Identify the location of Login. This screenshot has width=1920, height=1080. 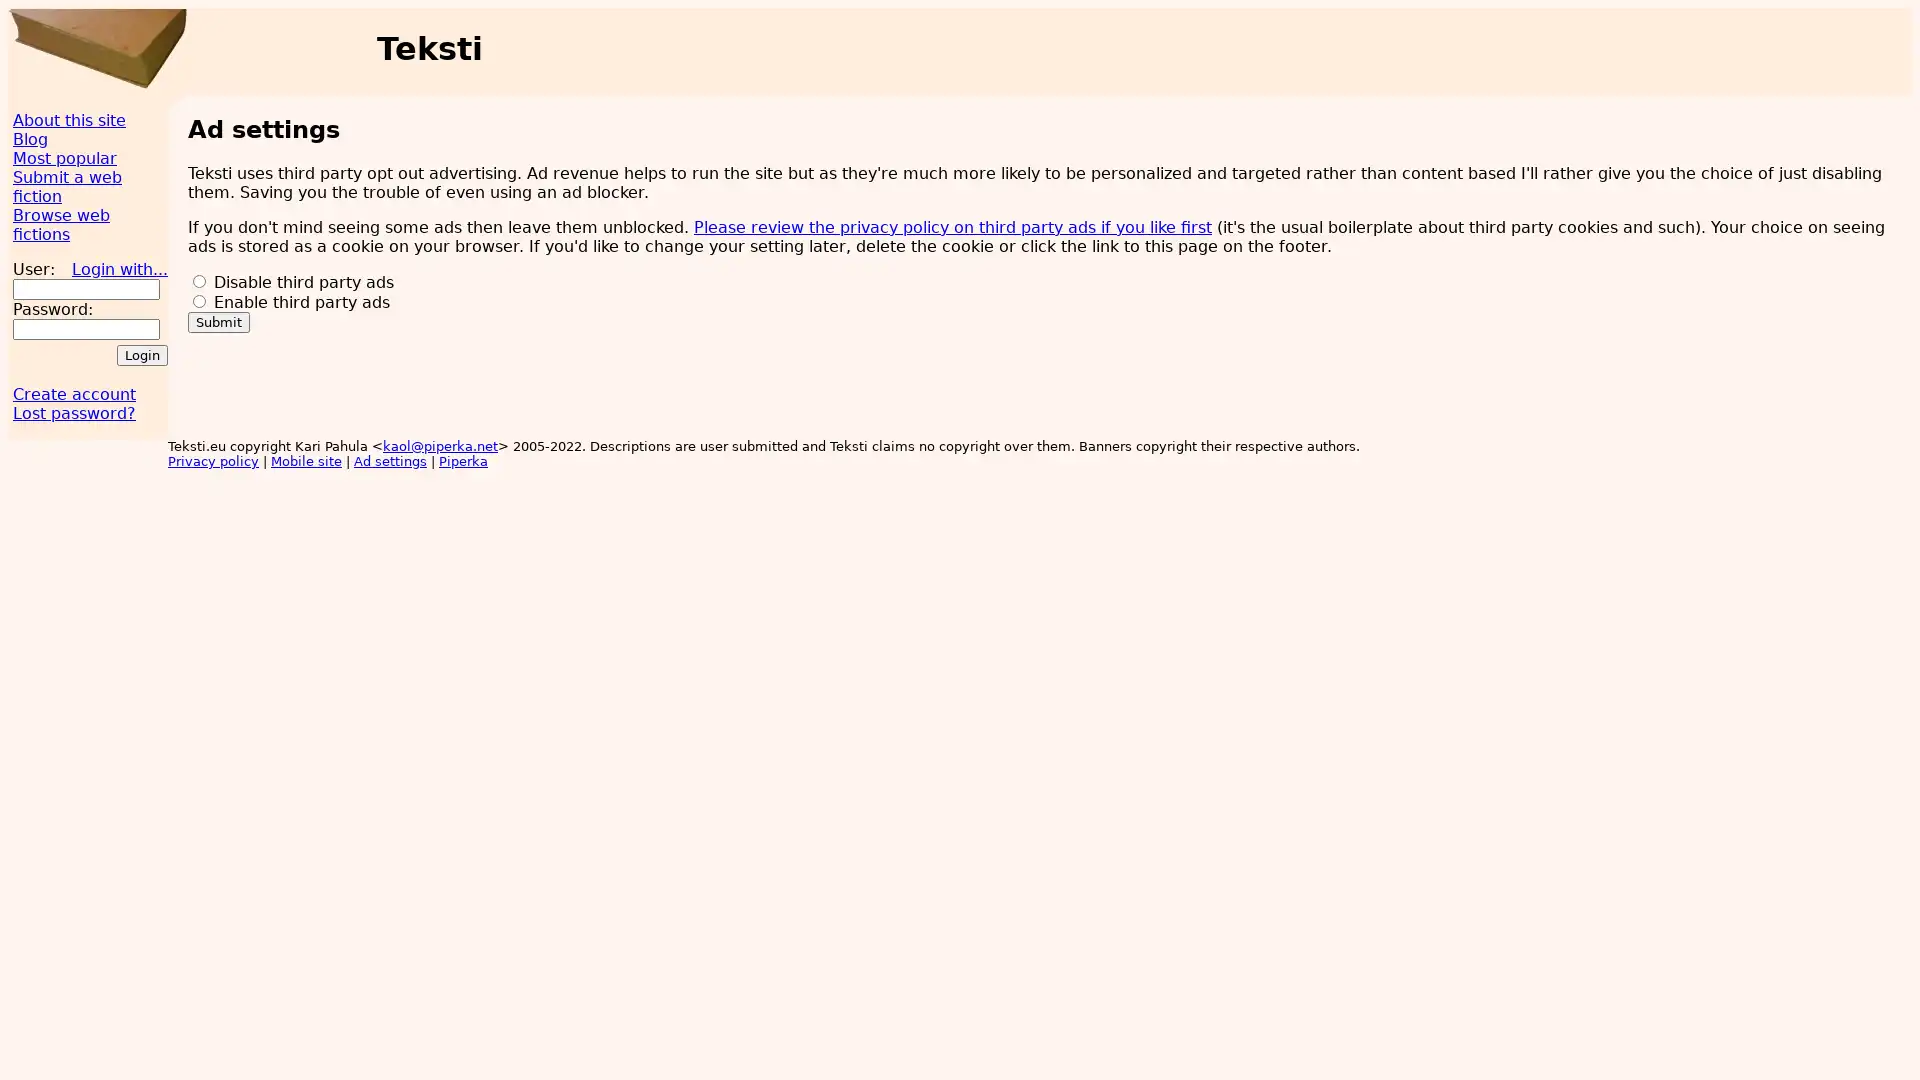
(141, 354).